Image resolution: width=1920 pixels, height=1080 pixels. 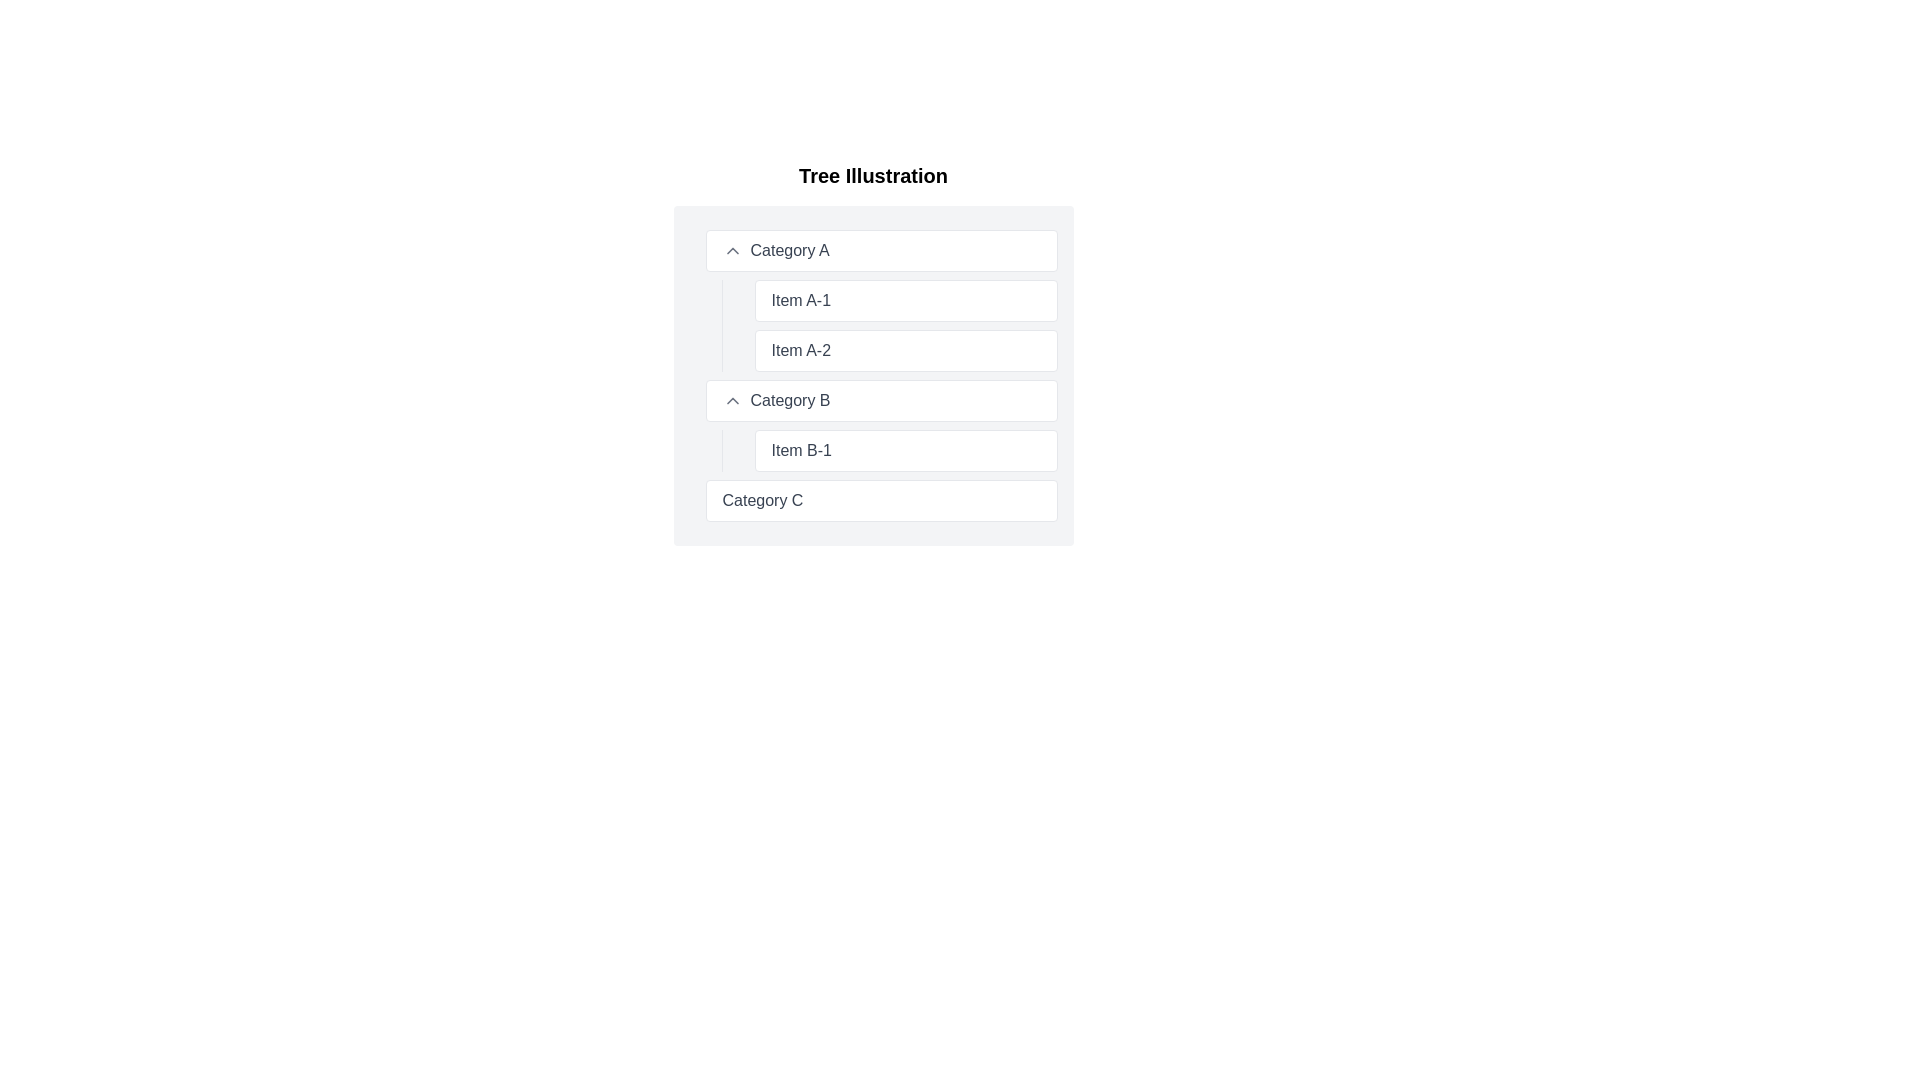 I want to click on the Text Label that denotes a selectable subcategory under Category B in the hierarchical navigation interface to possibly reveal additional information, so click(x=801, y=451).